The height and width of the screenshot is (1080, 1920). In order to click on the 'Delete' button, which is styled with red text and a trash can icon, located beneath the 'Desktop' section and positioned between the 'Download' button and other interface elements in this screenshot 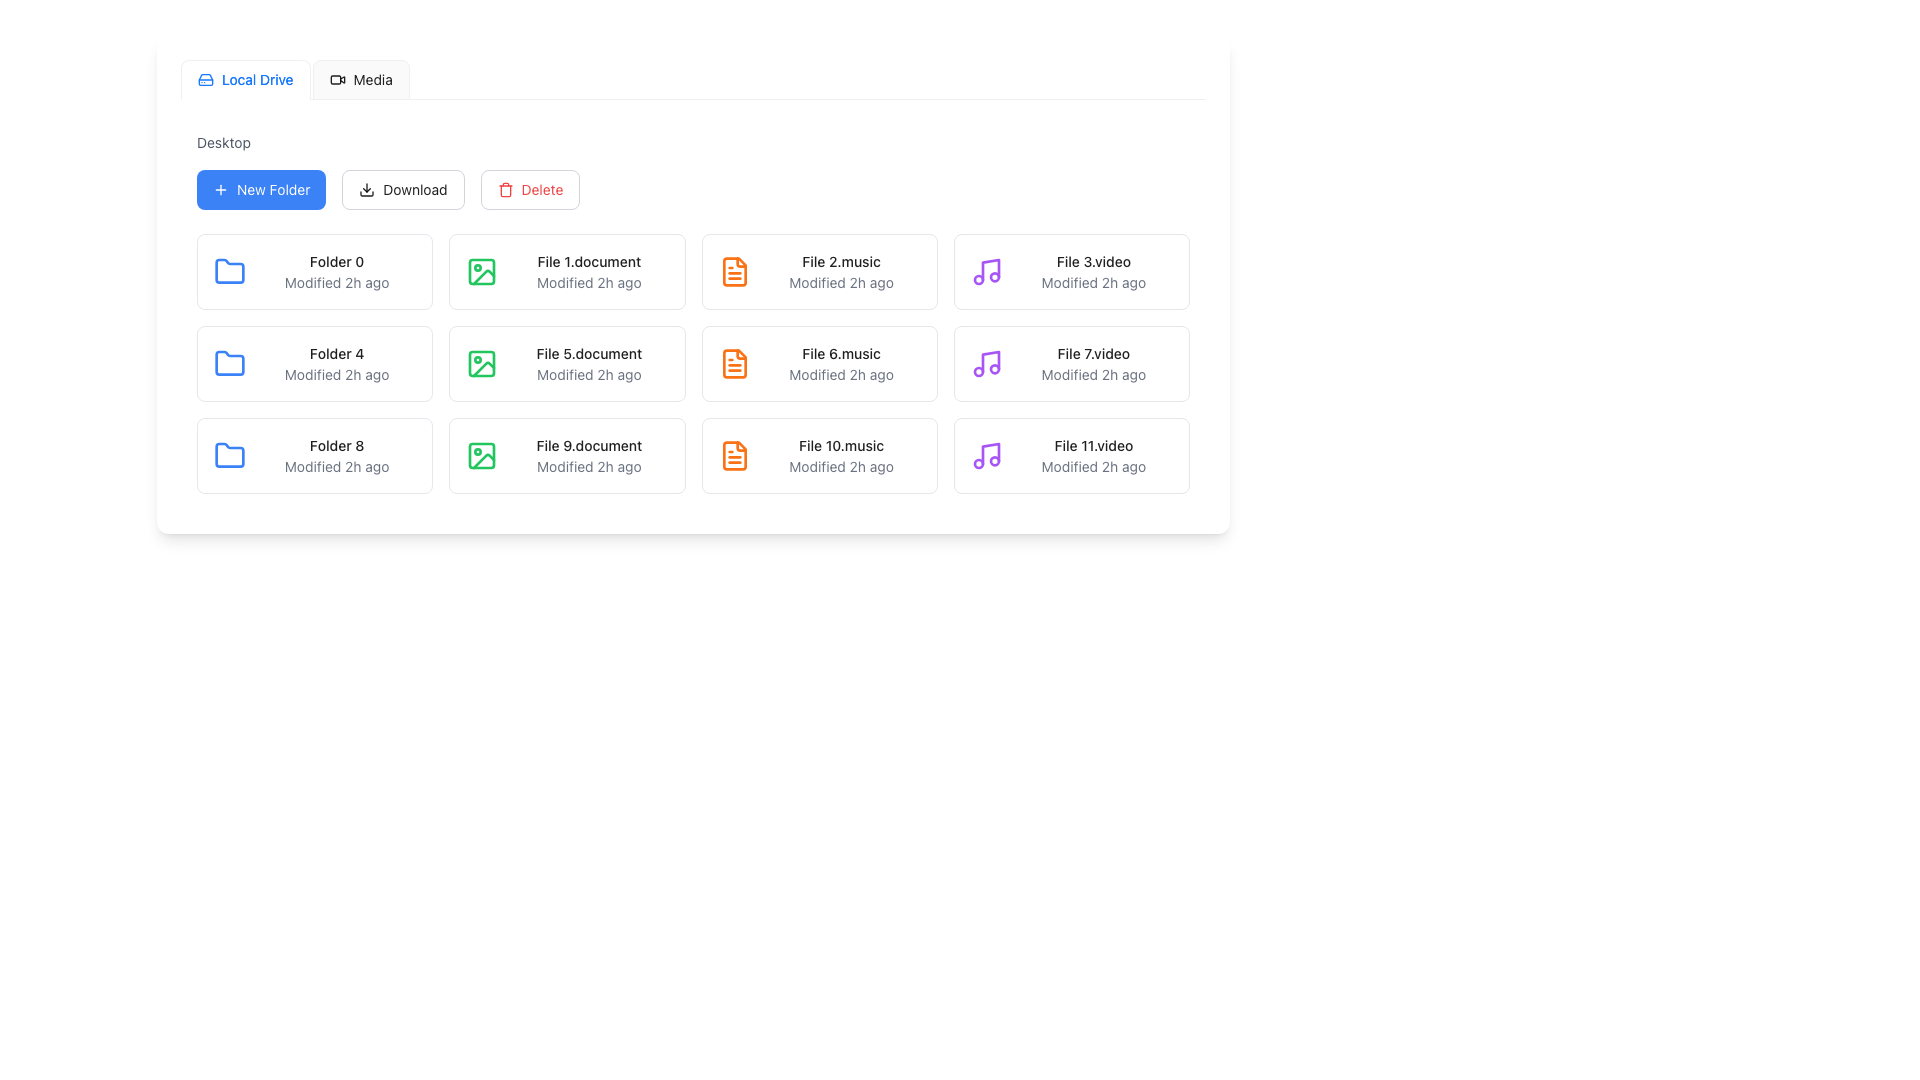, I will do `click(530, 189)`.